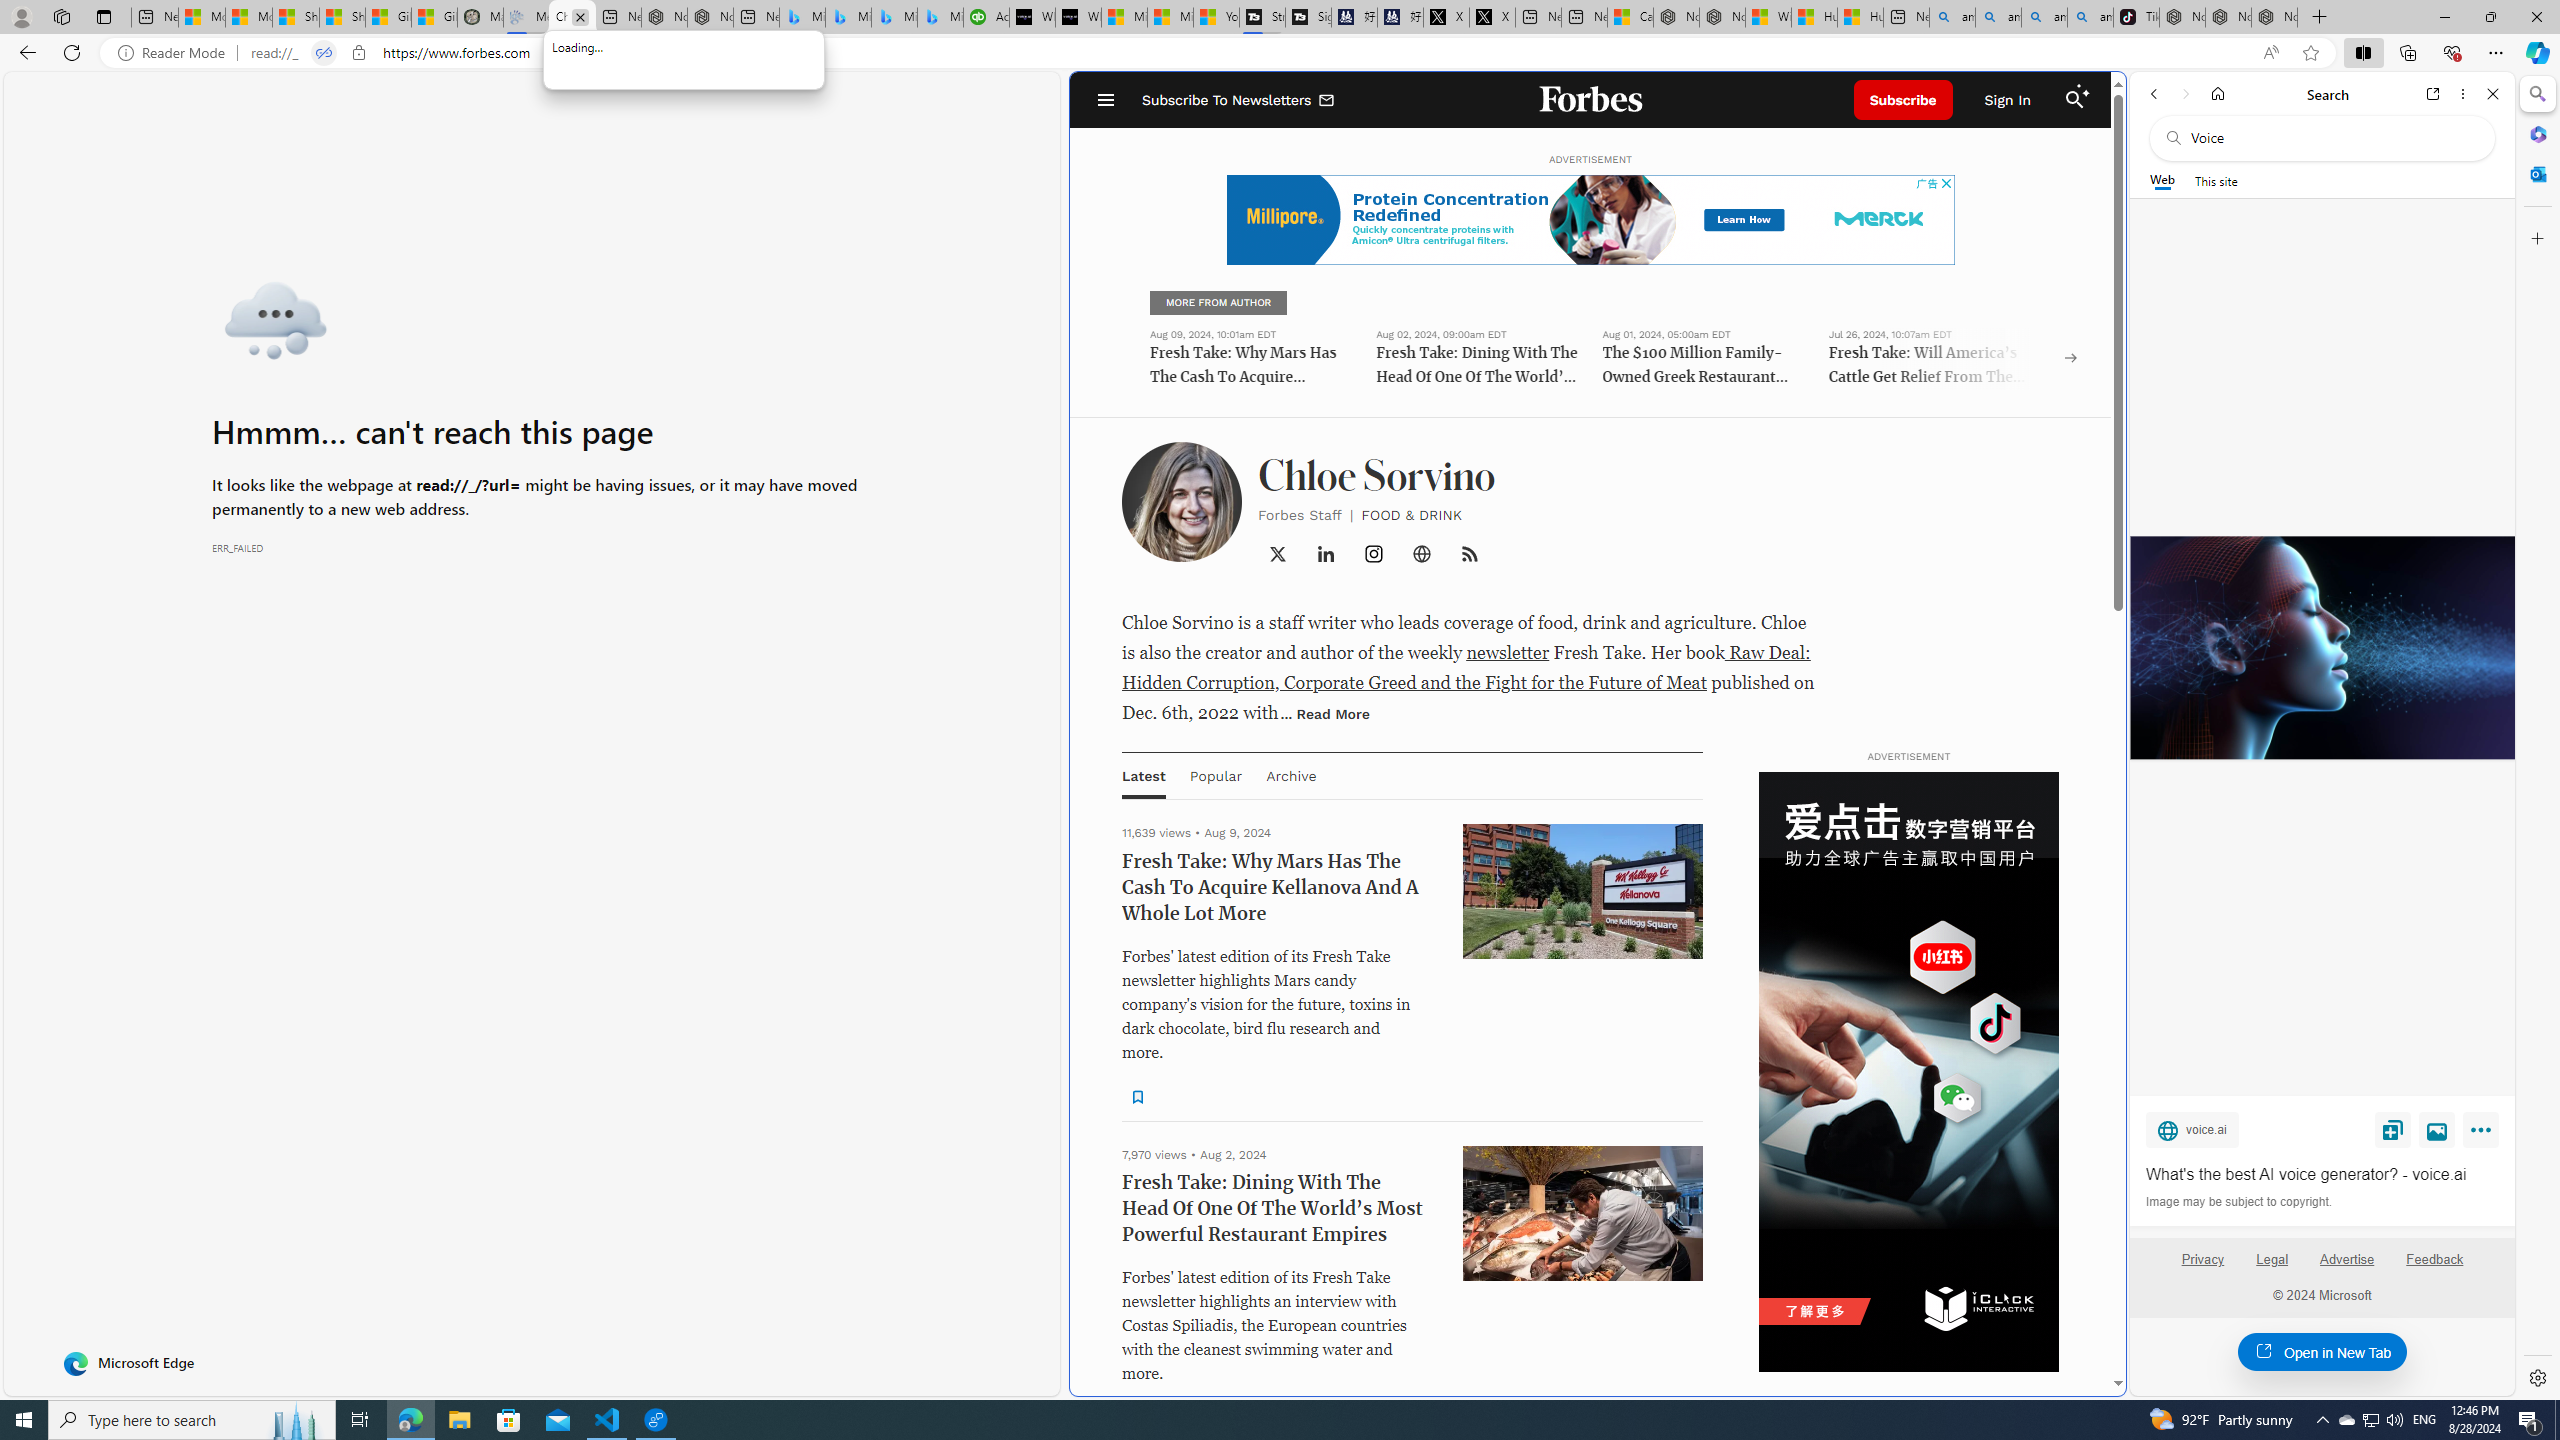 The width and height of the screenshot is (2560, 1440). Describe the element at coordinates (2084, 89) in the screenshot. I see `'Class: sparkles_svg__fs-icon sparkles_svg__fs-icon--sparkles'` at that location.